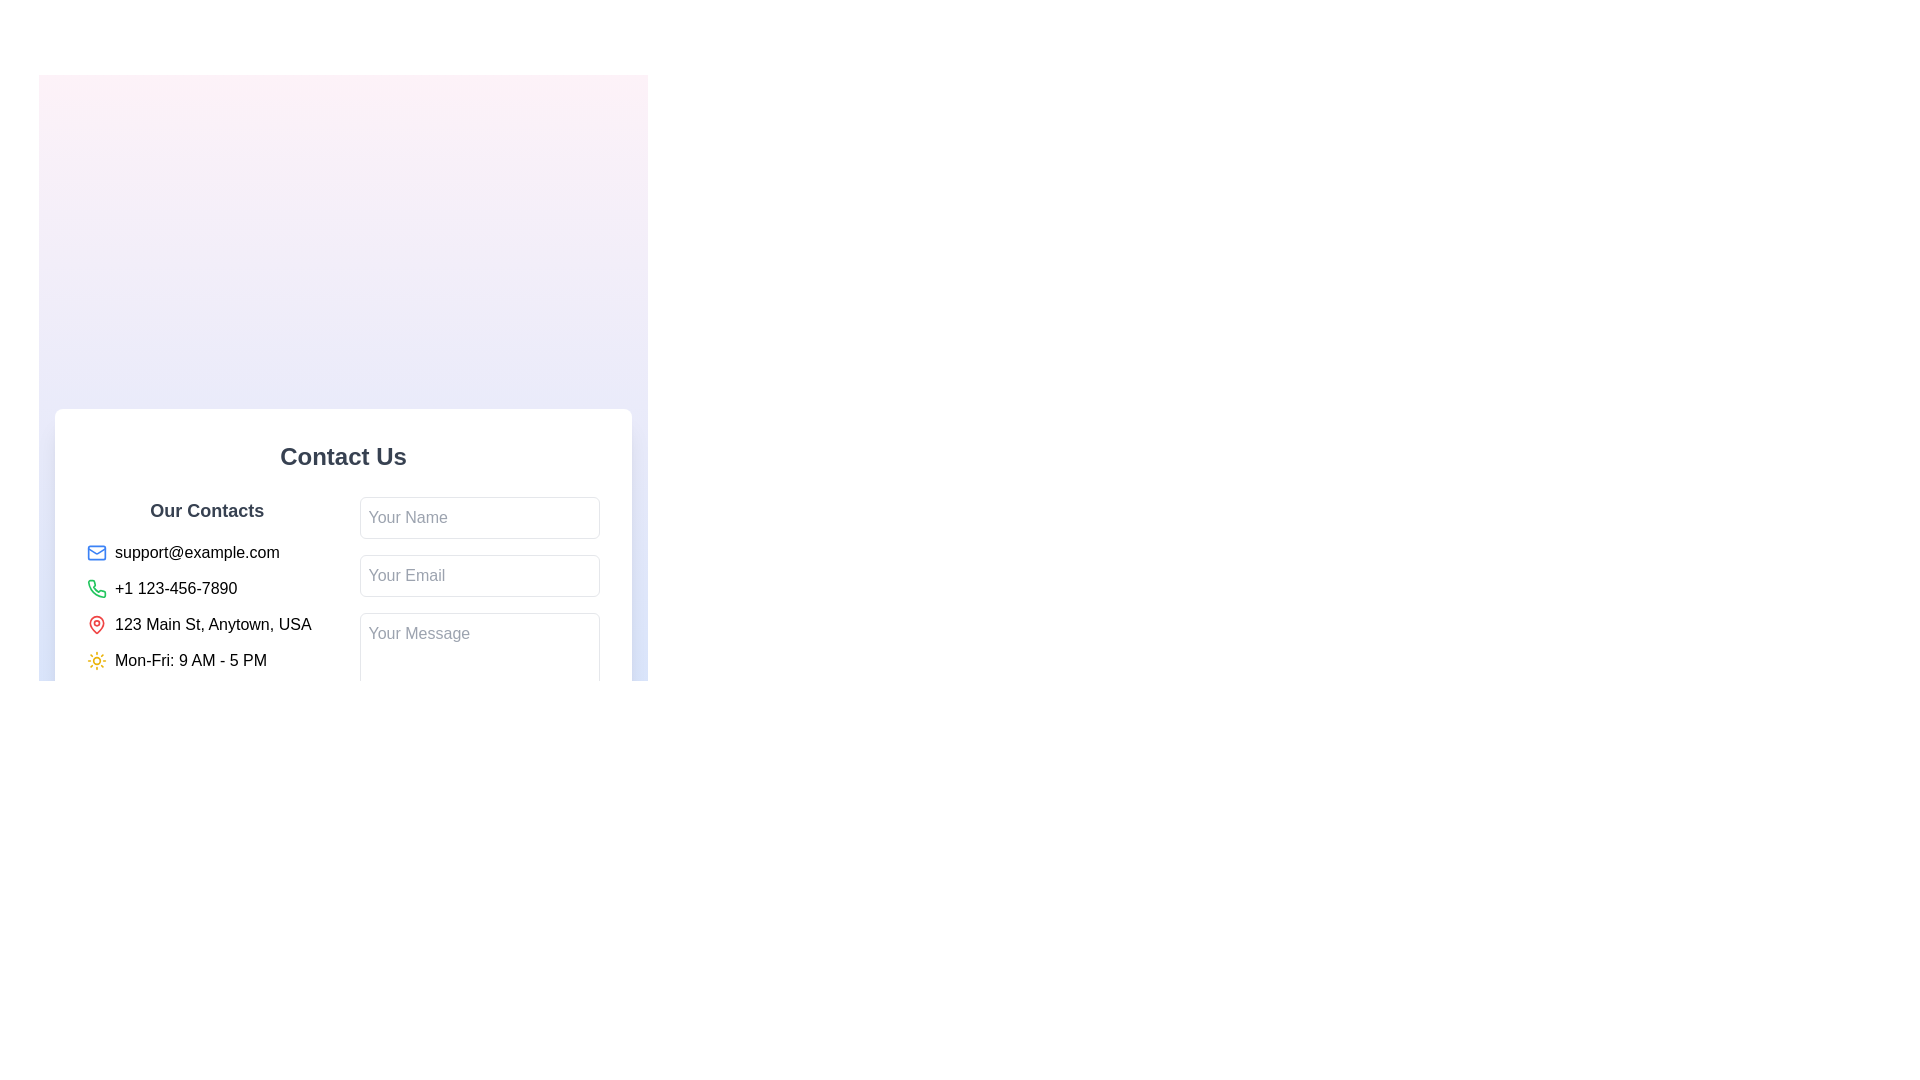  What do you see at coordinates (207, 605) in the screenshot?
I see `the interactive links (email or phone number) within the multi-line textual block in the 'Our Contacts' section, located under the header 'Our Contacts'` at bounding box center [207, 605].